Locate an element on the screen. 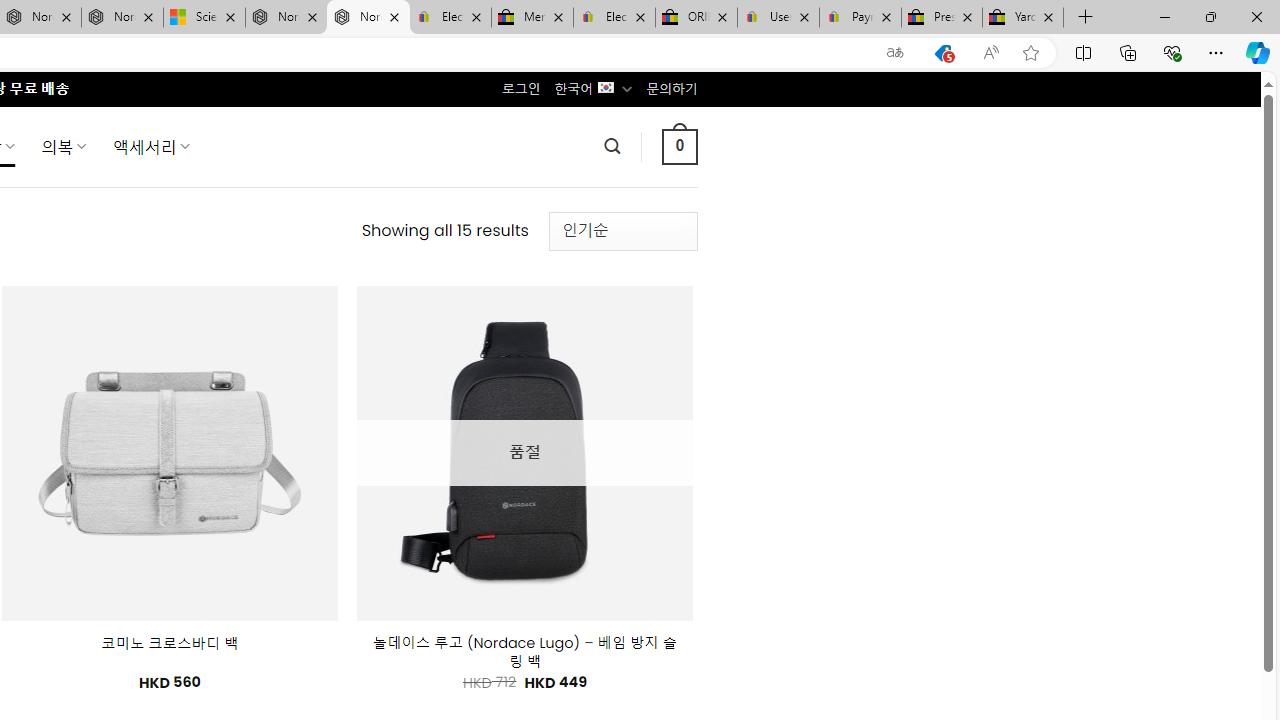 The image size is (1280, 720). '  0  ' is located at coordinates (679, 145).